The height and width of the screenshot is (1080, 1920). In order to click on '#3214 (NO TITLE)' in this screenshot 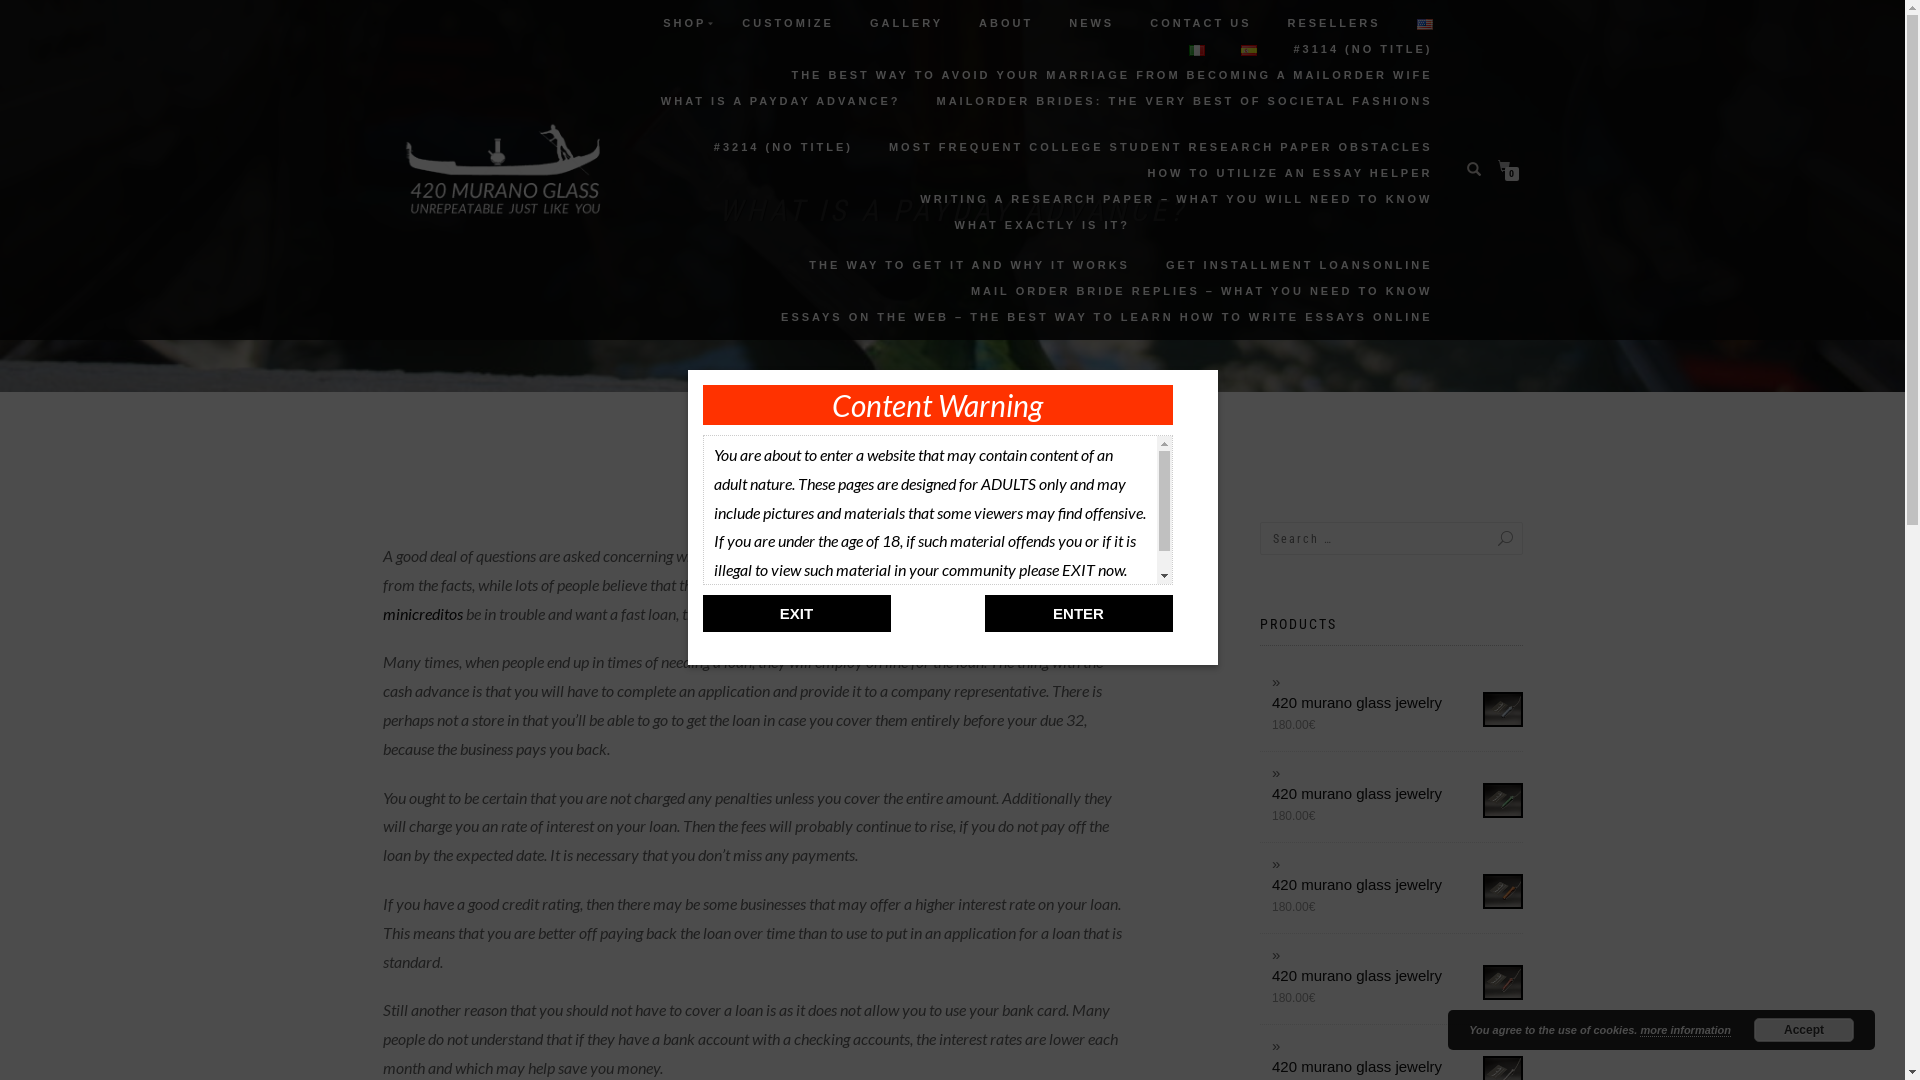, I will do `click(782, 145)`.